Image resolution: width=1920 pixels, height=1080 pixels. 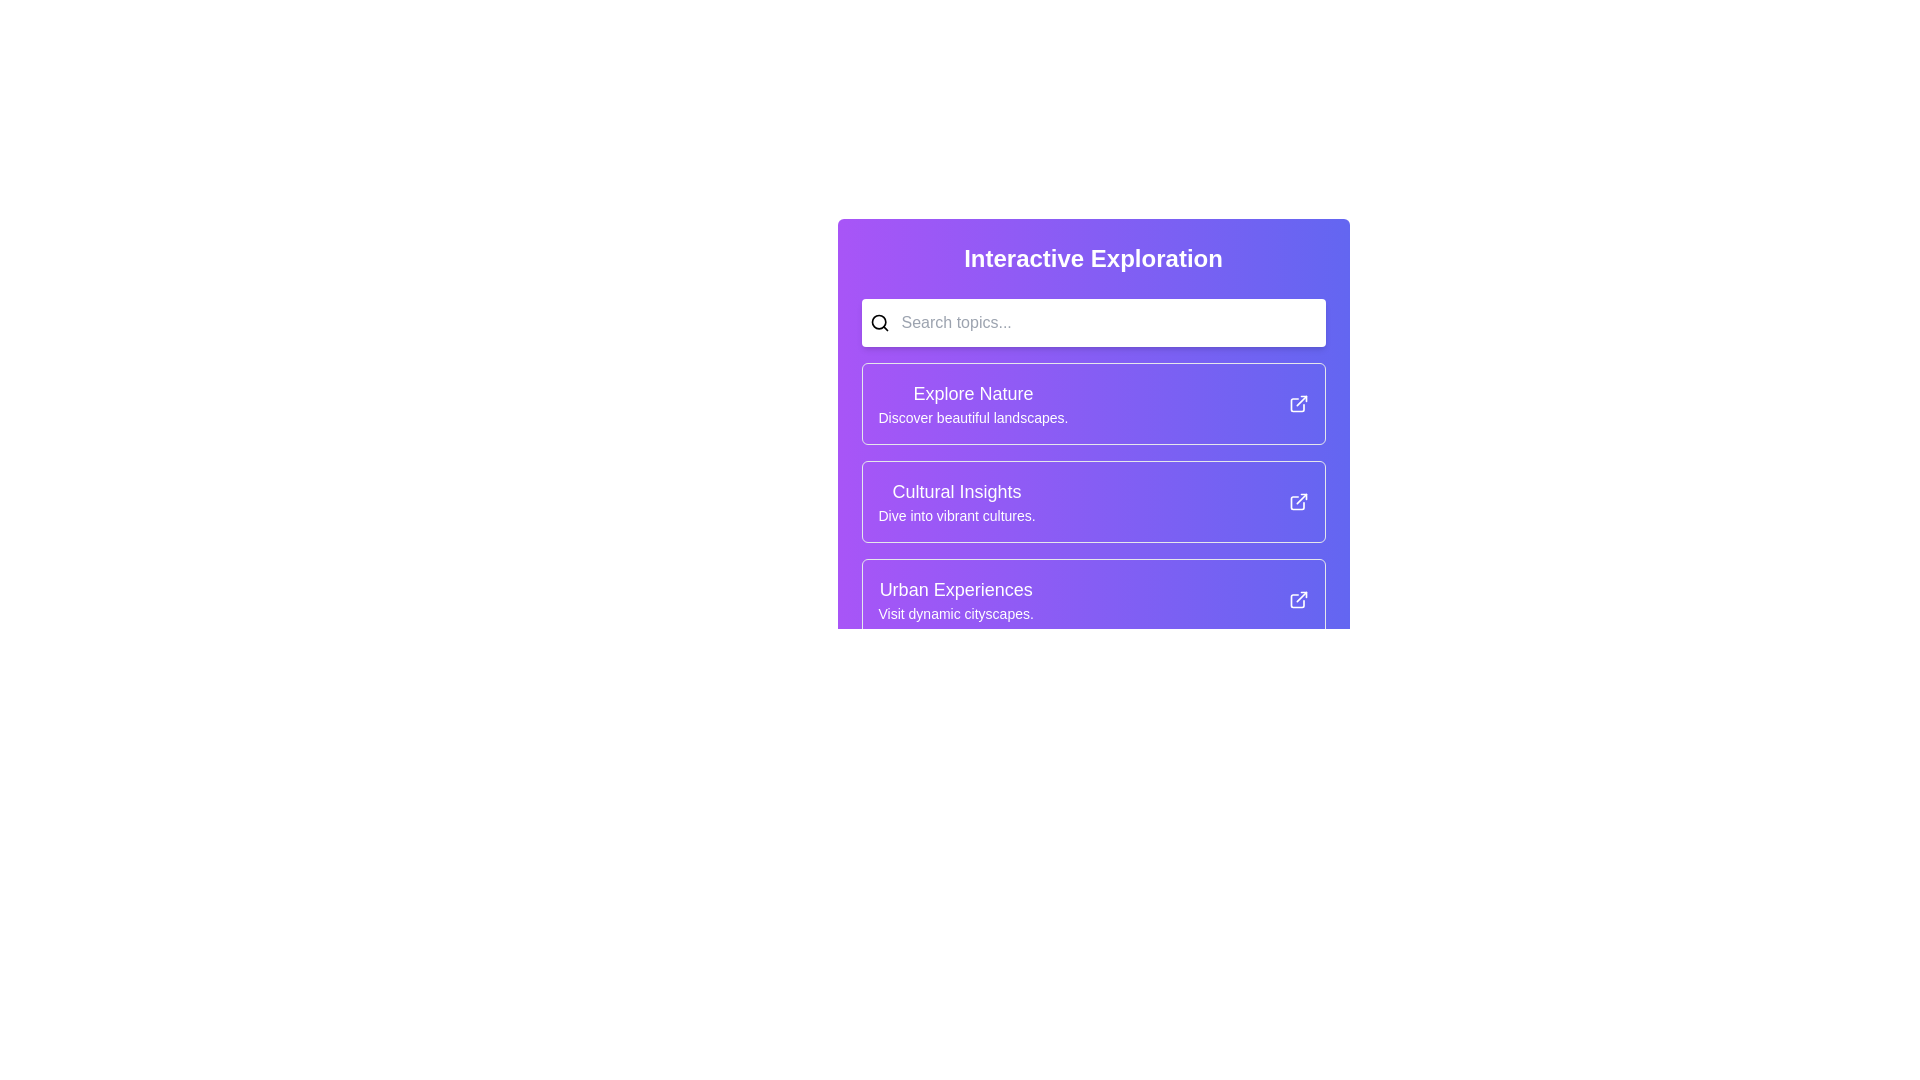 What do you see at coordinates (1298, 404) in the screenshot?
I see `the external link icon, which is a small square with a diagonal arrow pointing outwards, located on the far right side of the 'Explore Nature' section` at bounding box center [1298, 404].